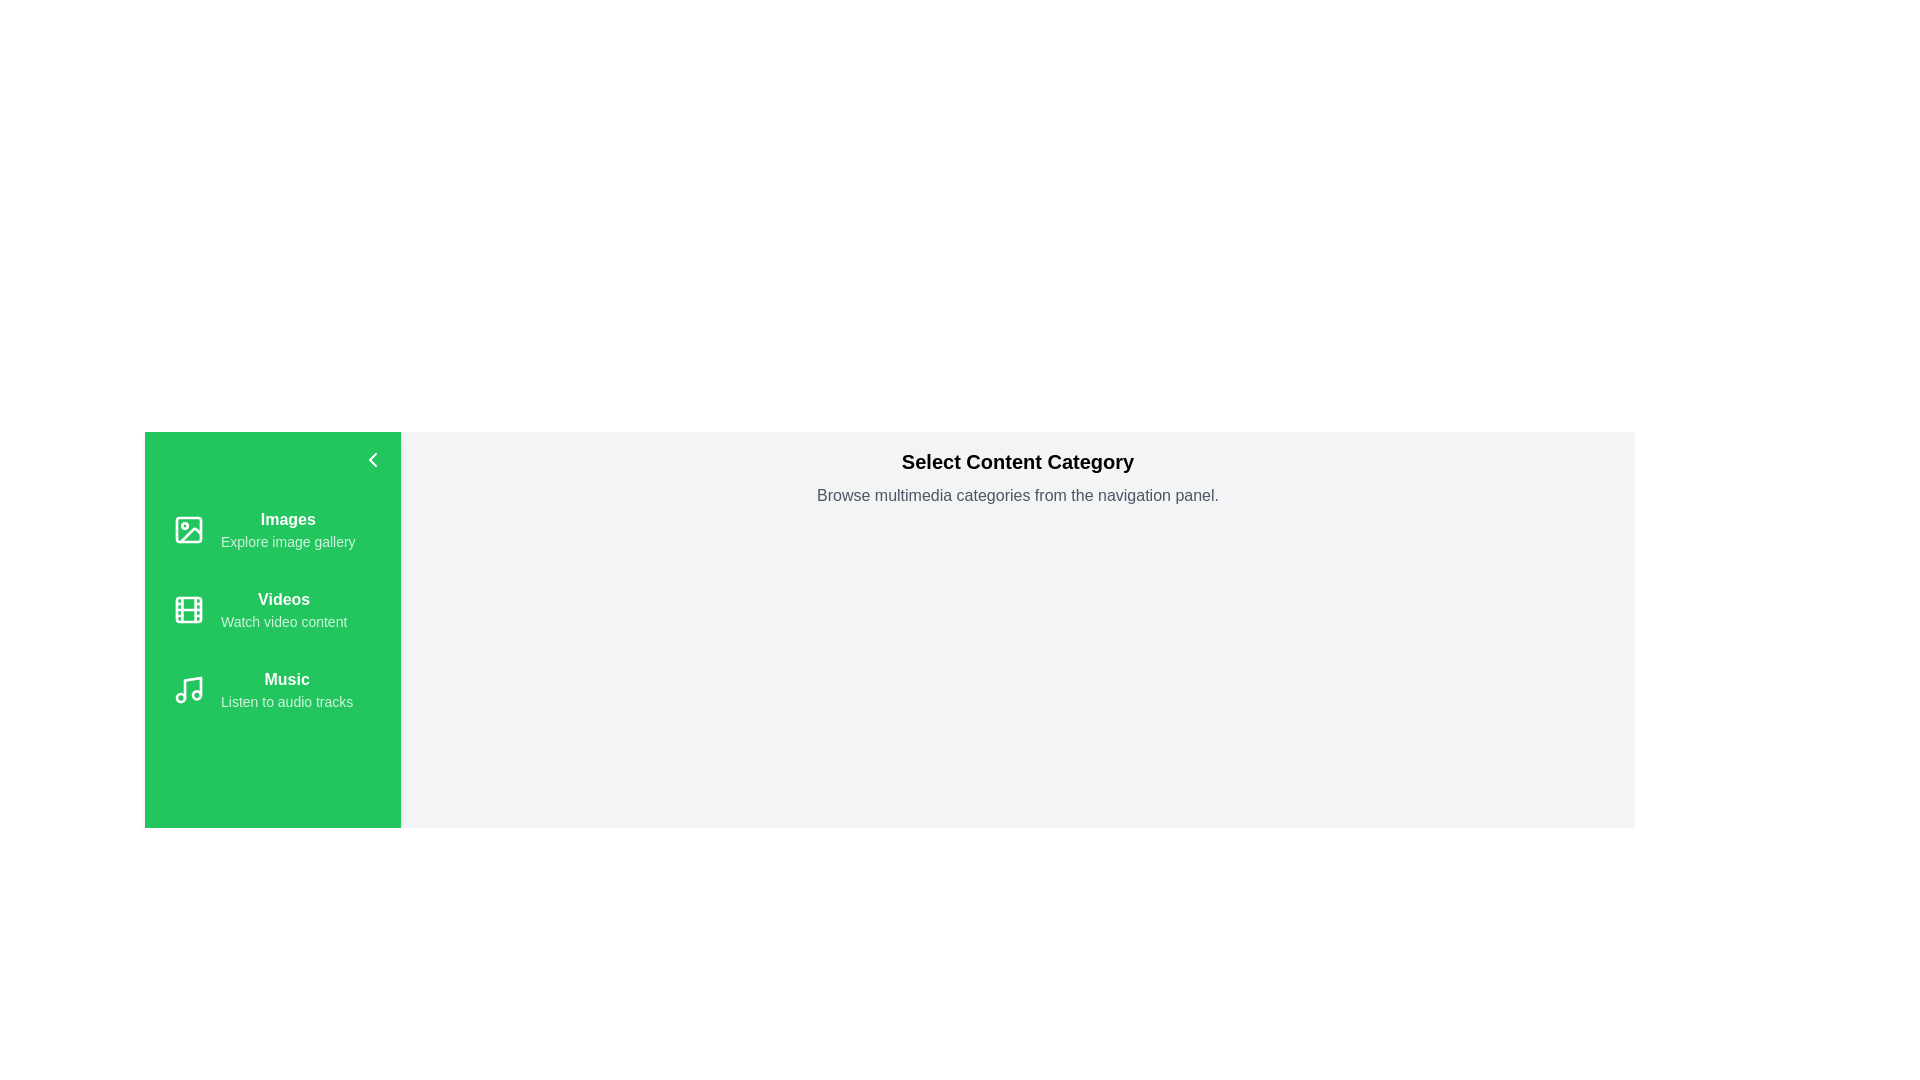 Image resolution: width=1920 pixels, height=1080 pixels. Describe the element at coordinates (272, 689) in the screenshot. I see `the category Music to see its hover effect` at that location.